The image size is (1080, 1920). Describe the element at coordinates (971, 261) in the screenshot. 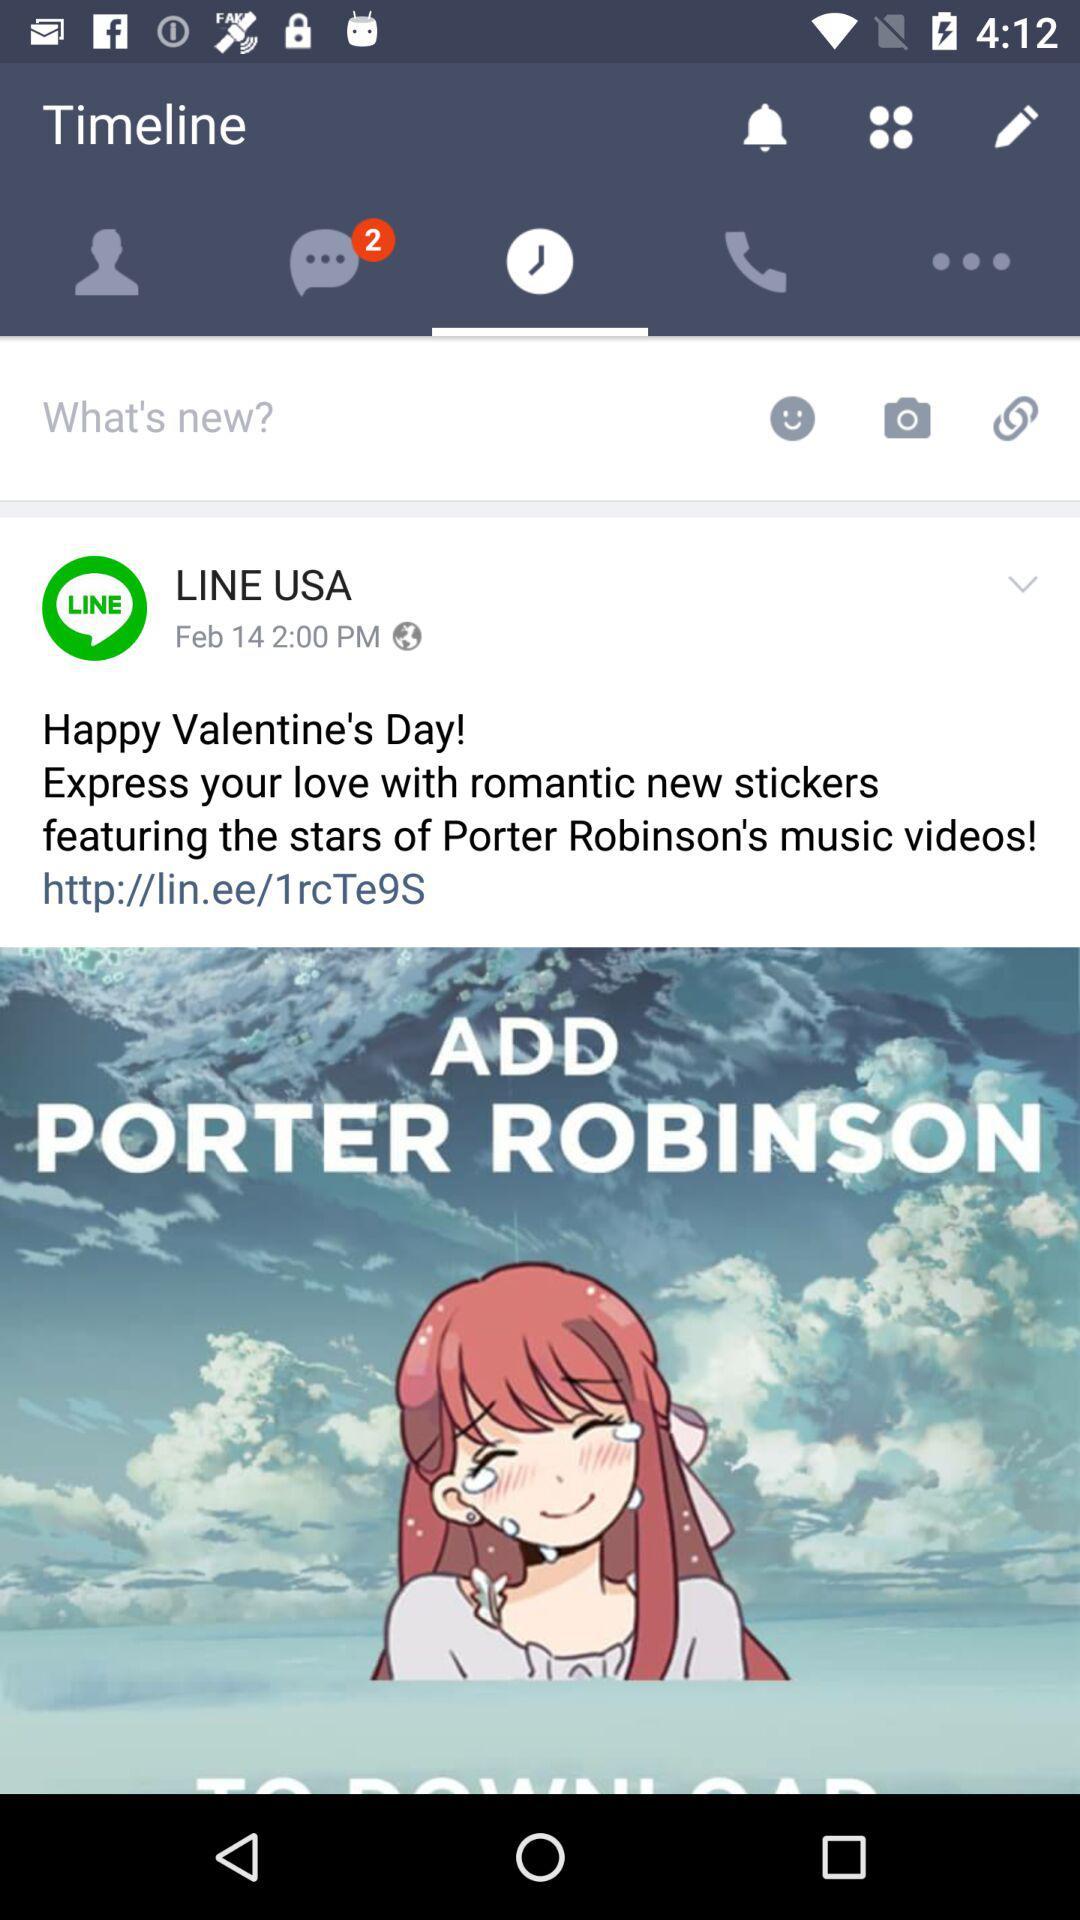

I see `the more icon` at that location.